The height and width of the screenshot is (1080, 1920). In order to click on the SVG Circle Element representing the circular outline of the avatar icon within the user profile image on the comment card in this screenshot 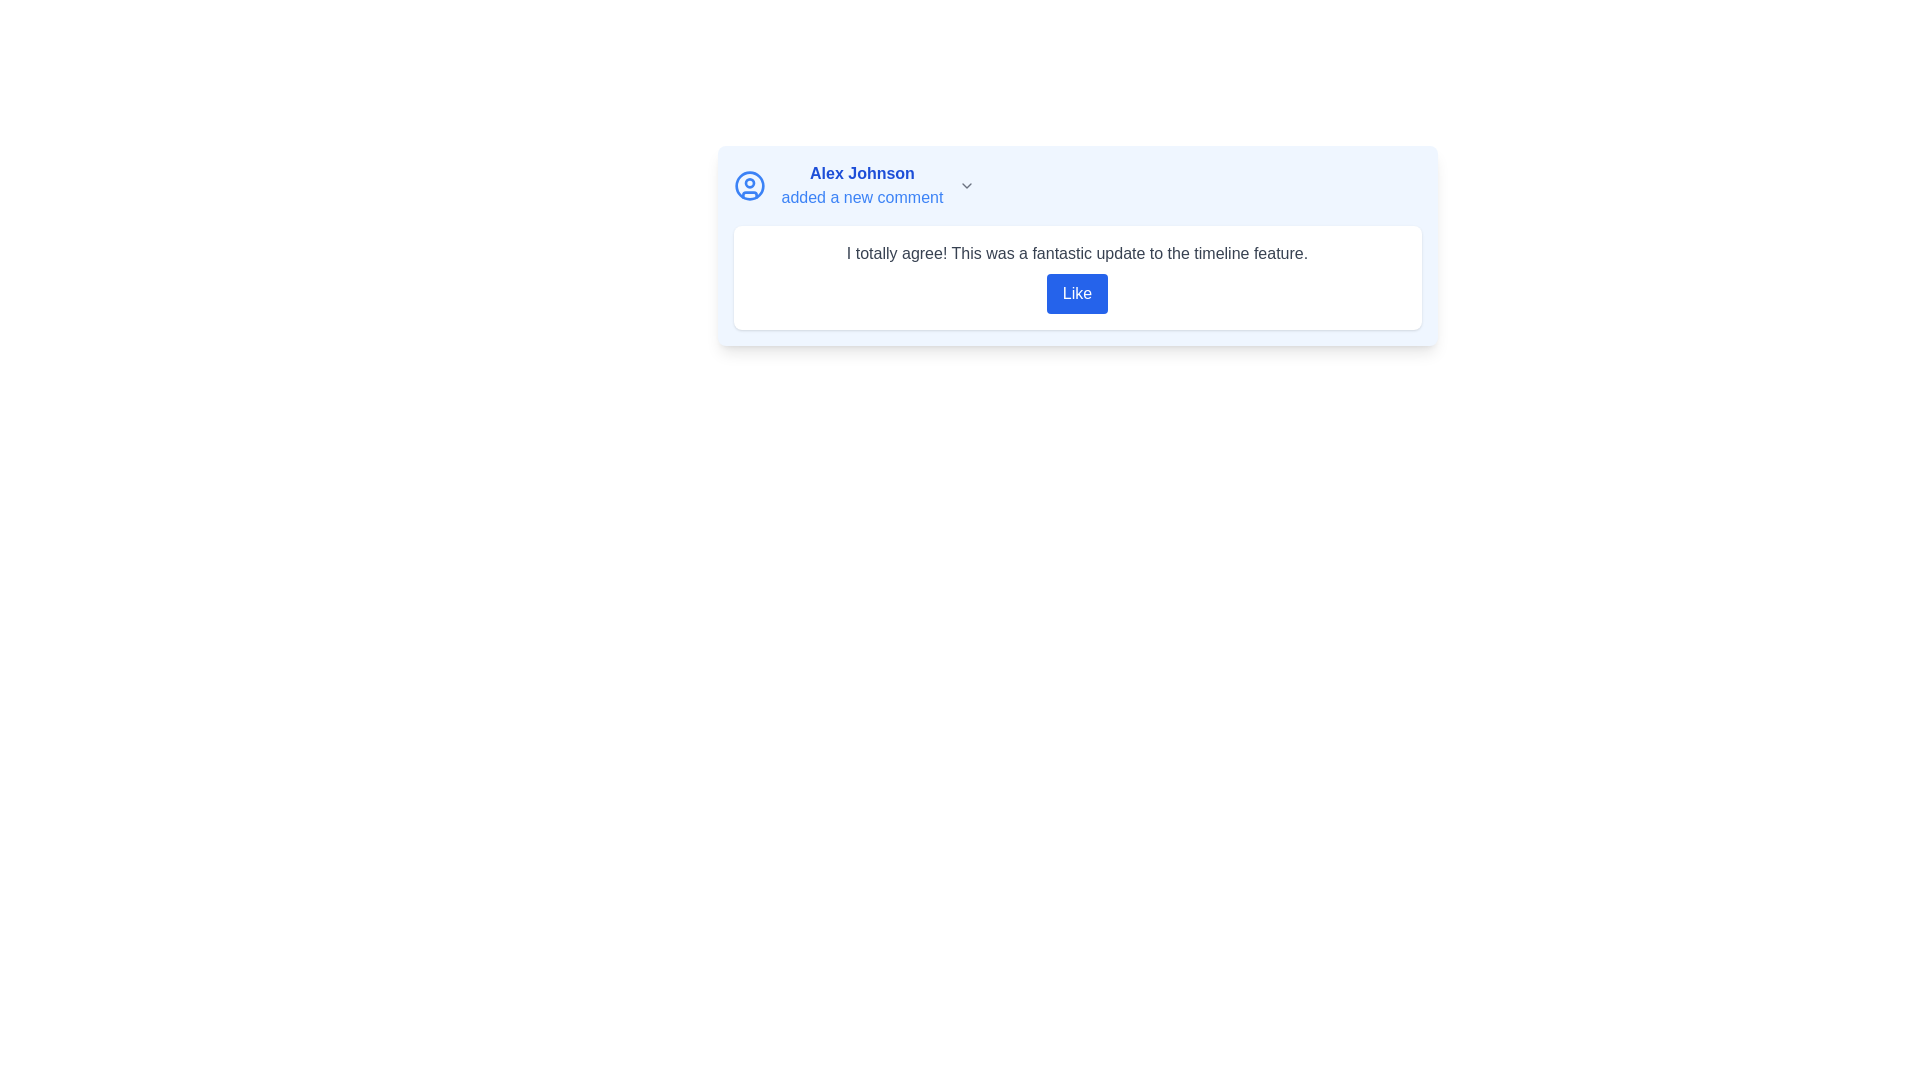, I will do `click(748, 185)`.